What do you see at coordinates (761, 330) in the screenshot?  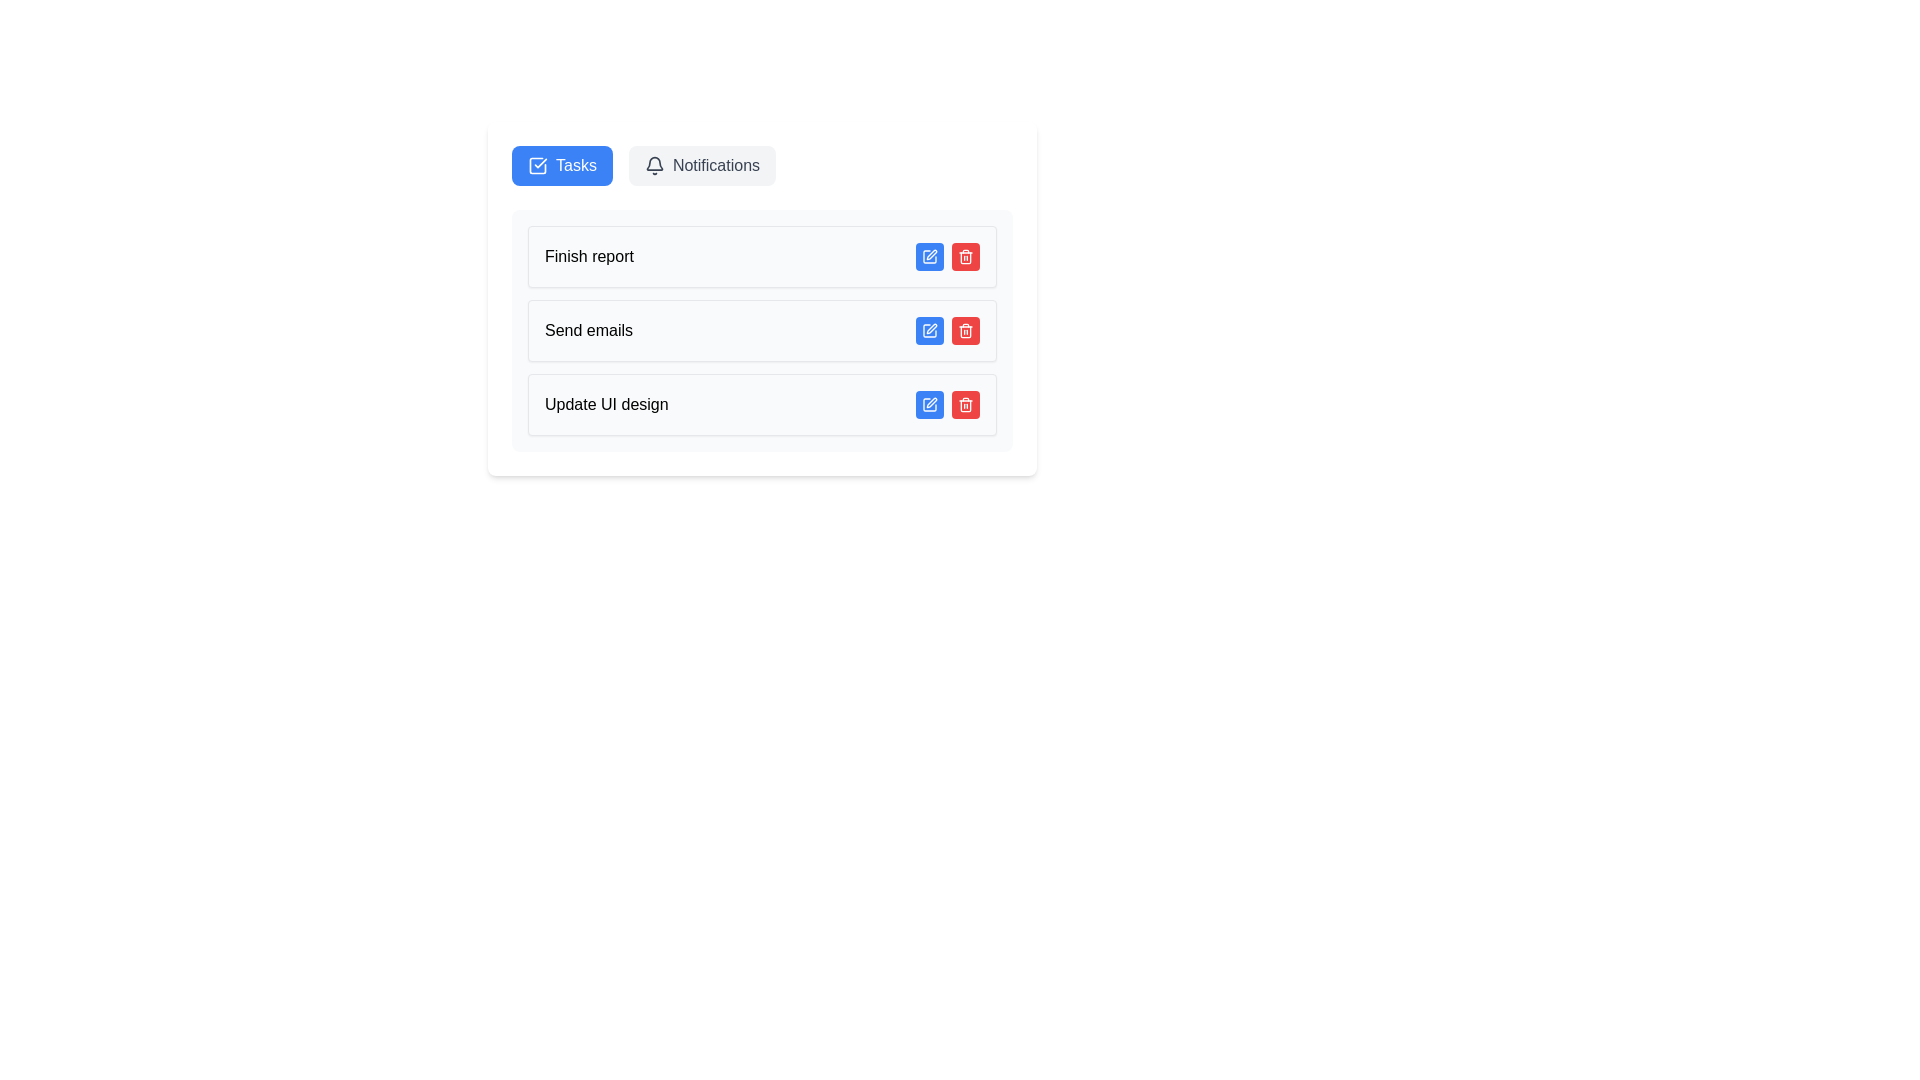 I see `the vertical list containing task entries 'Finish report', 'Send emails', and 'Update UI design'` at bounding box center [761, 330].